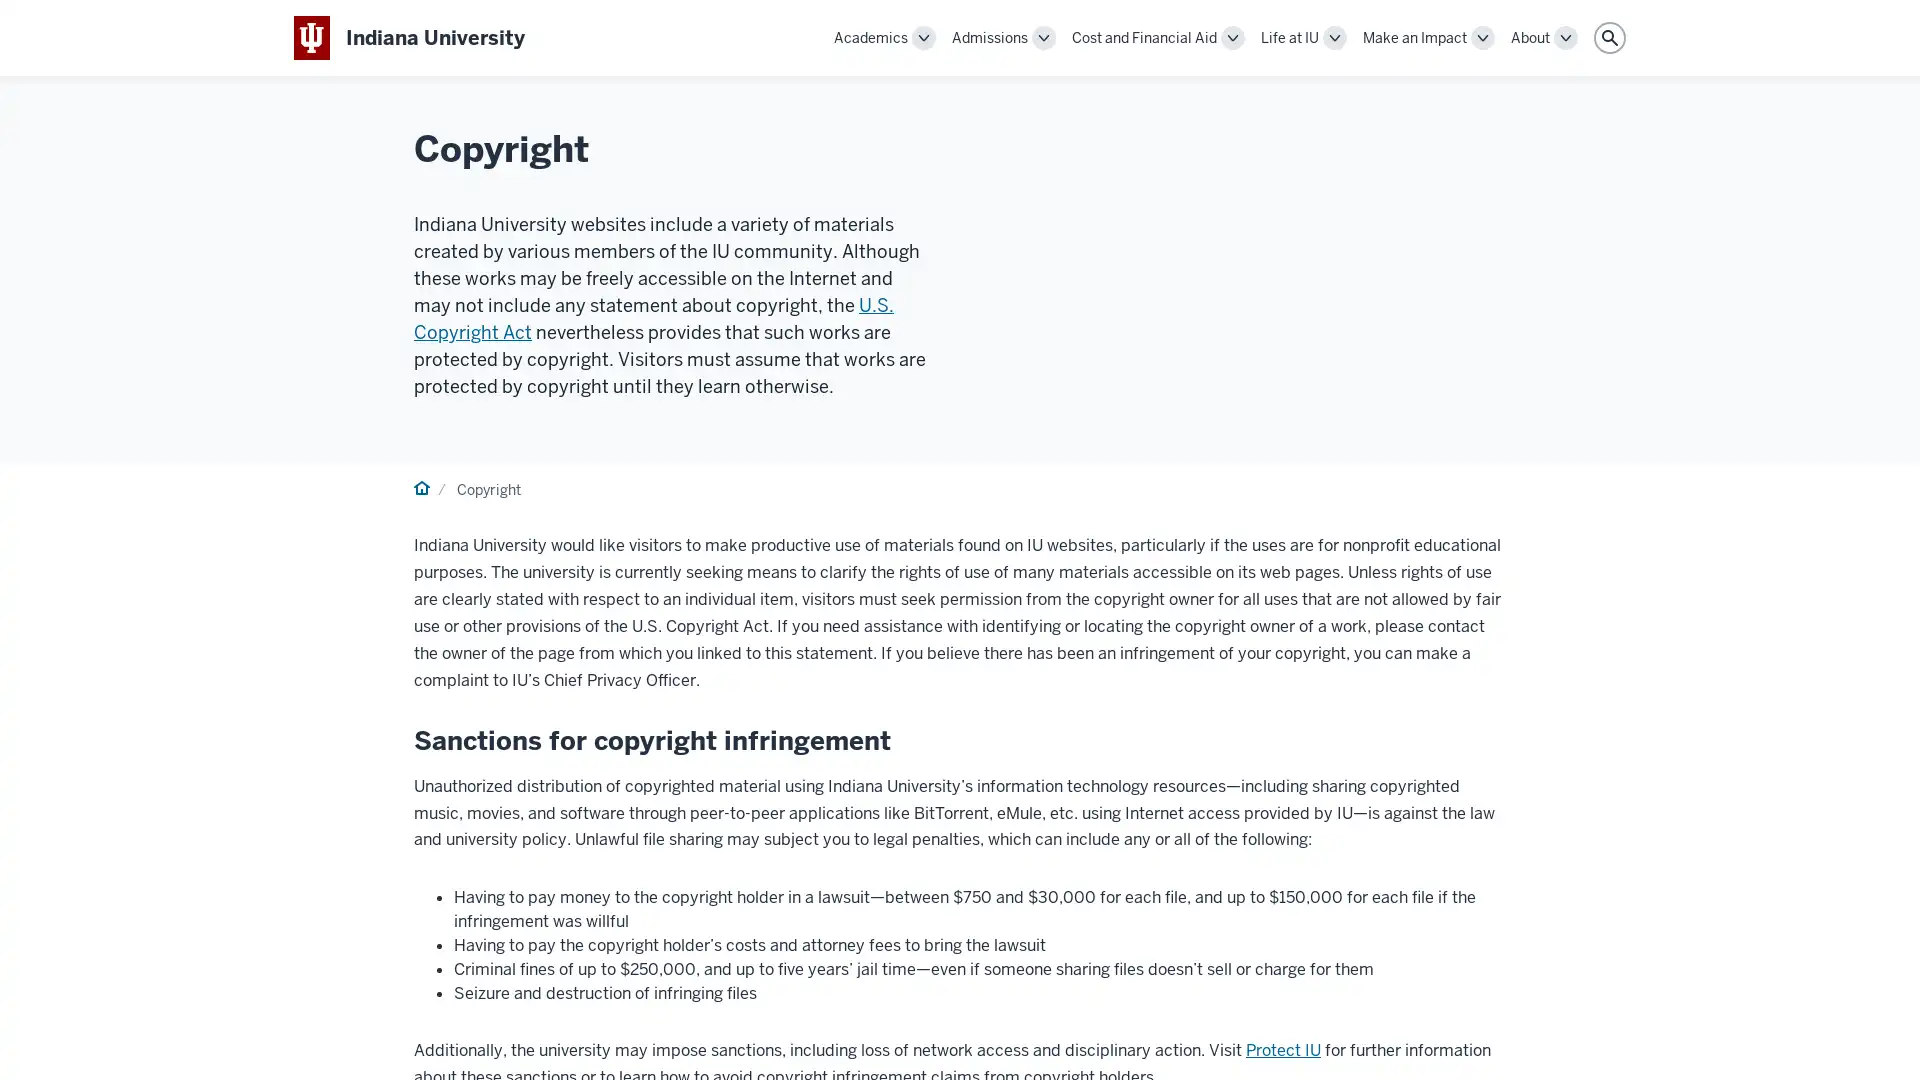 The height and width of the screenshot is (1080, 1920). What do you see at coordinates (1042, 38) in the screenshot?
I see `Toggle Admissions navigation` at bounding box center [1042, 38].